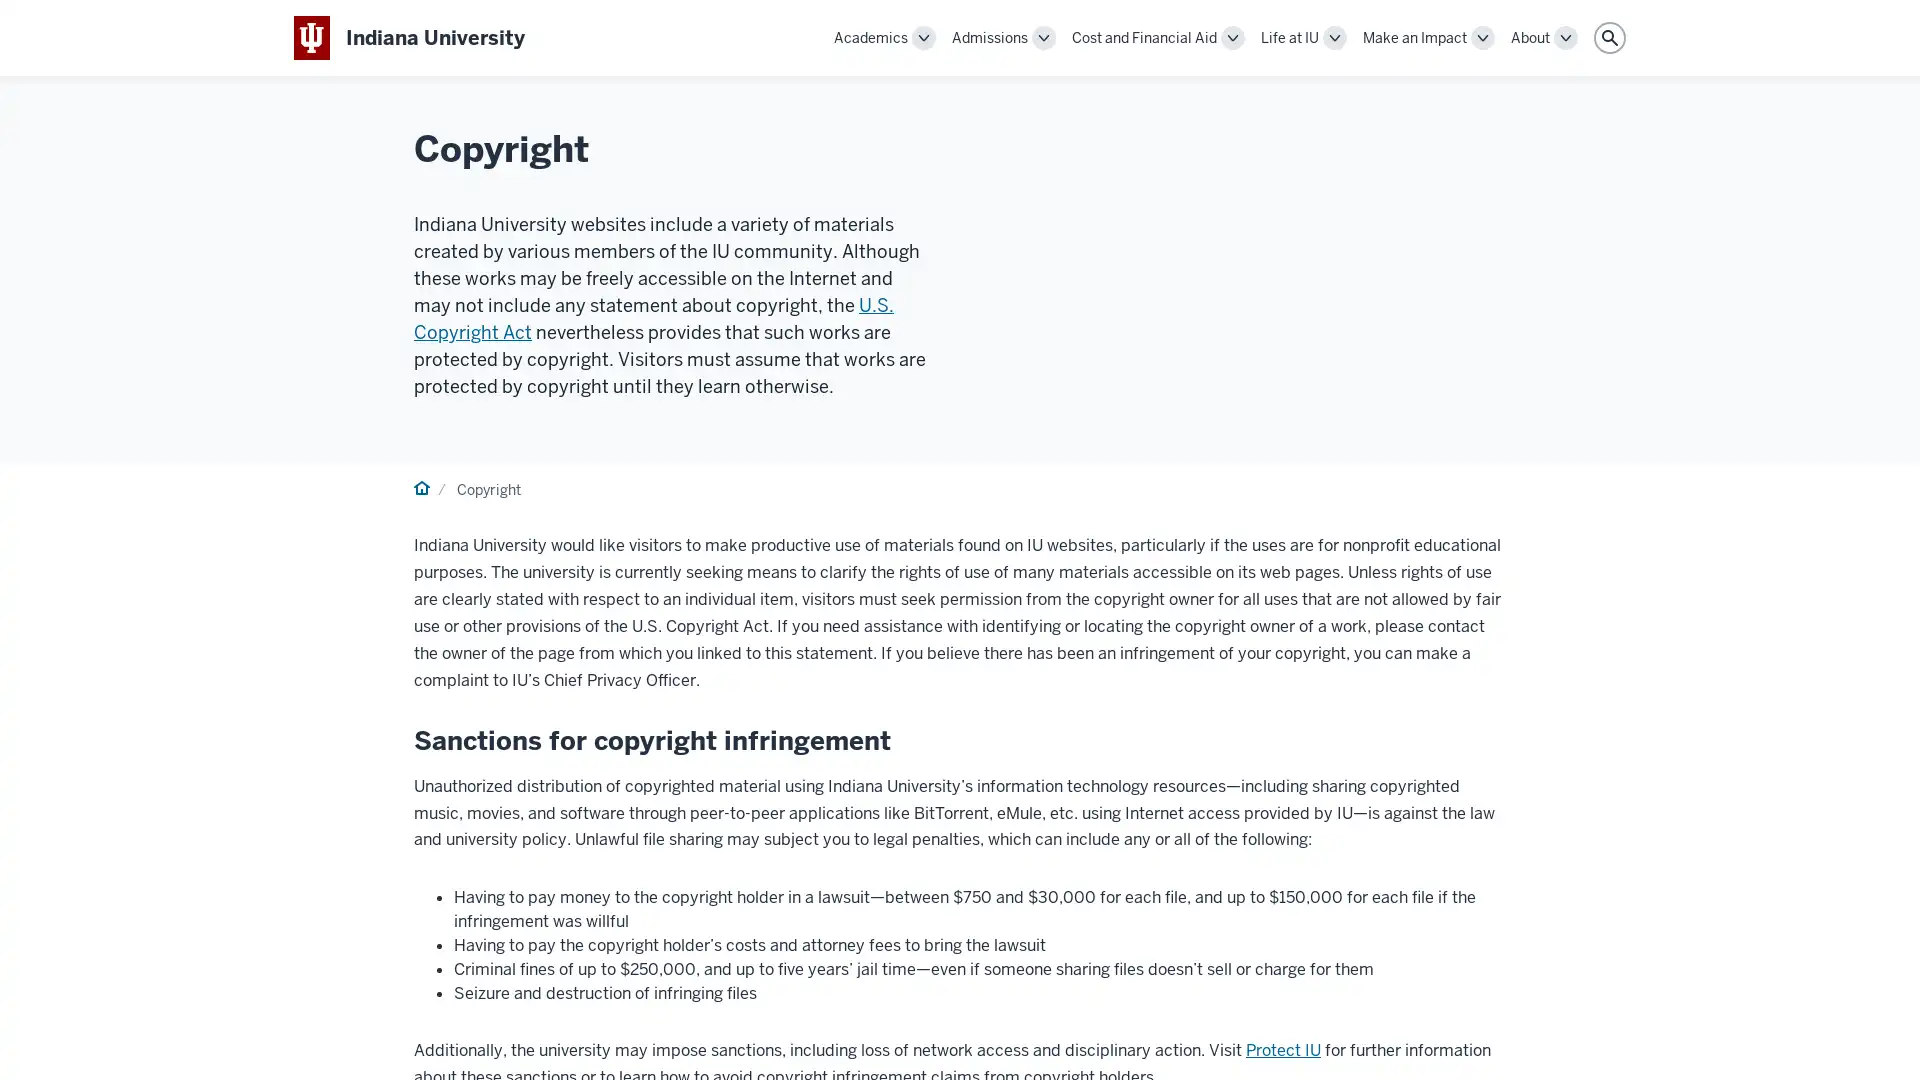 The height and width of the screenshot is (1080, 1920). What do you see at coordinates (1042, 38) in the screenshot?
I see `Toggle Admissions navigation` at bounding box center [1042, 38].